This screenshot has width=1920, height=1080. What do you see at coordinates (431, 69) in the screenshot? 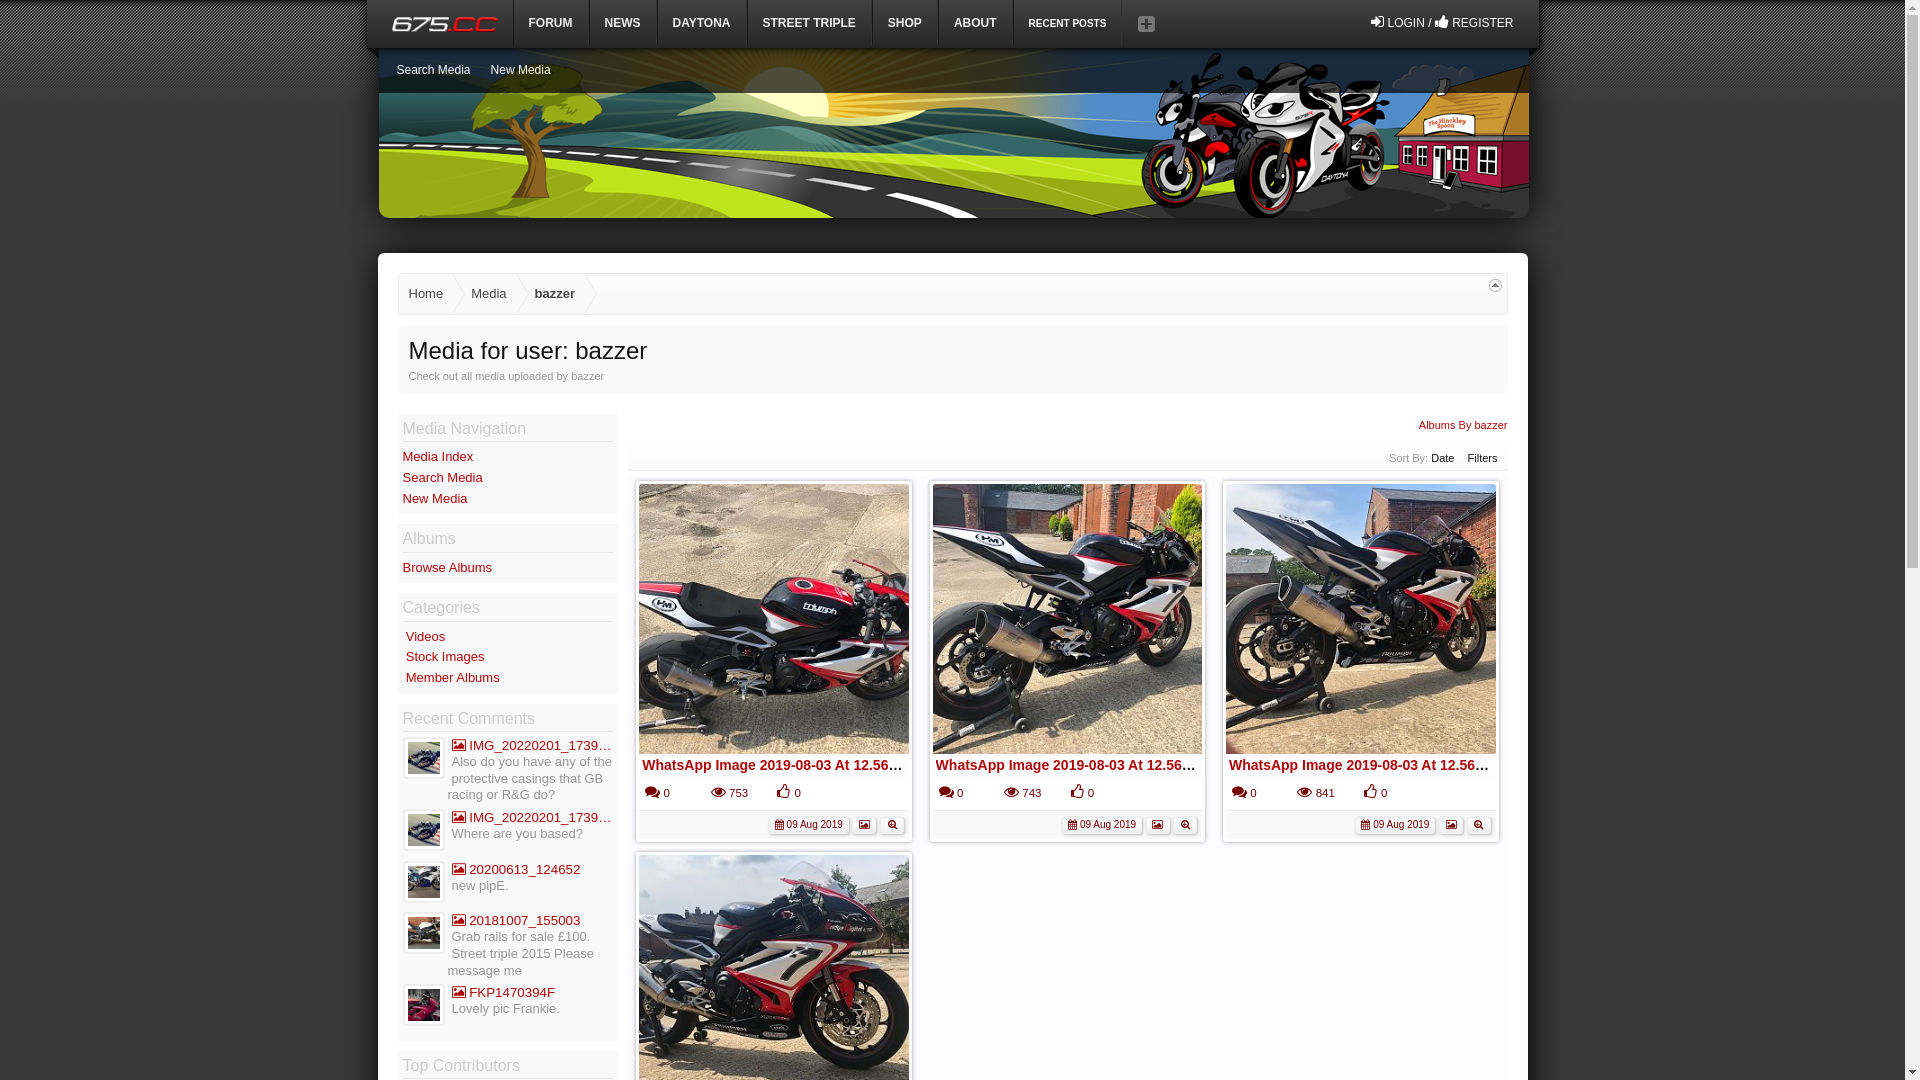
I see `'Search Media'` at bounding box center [431, 69].